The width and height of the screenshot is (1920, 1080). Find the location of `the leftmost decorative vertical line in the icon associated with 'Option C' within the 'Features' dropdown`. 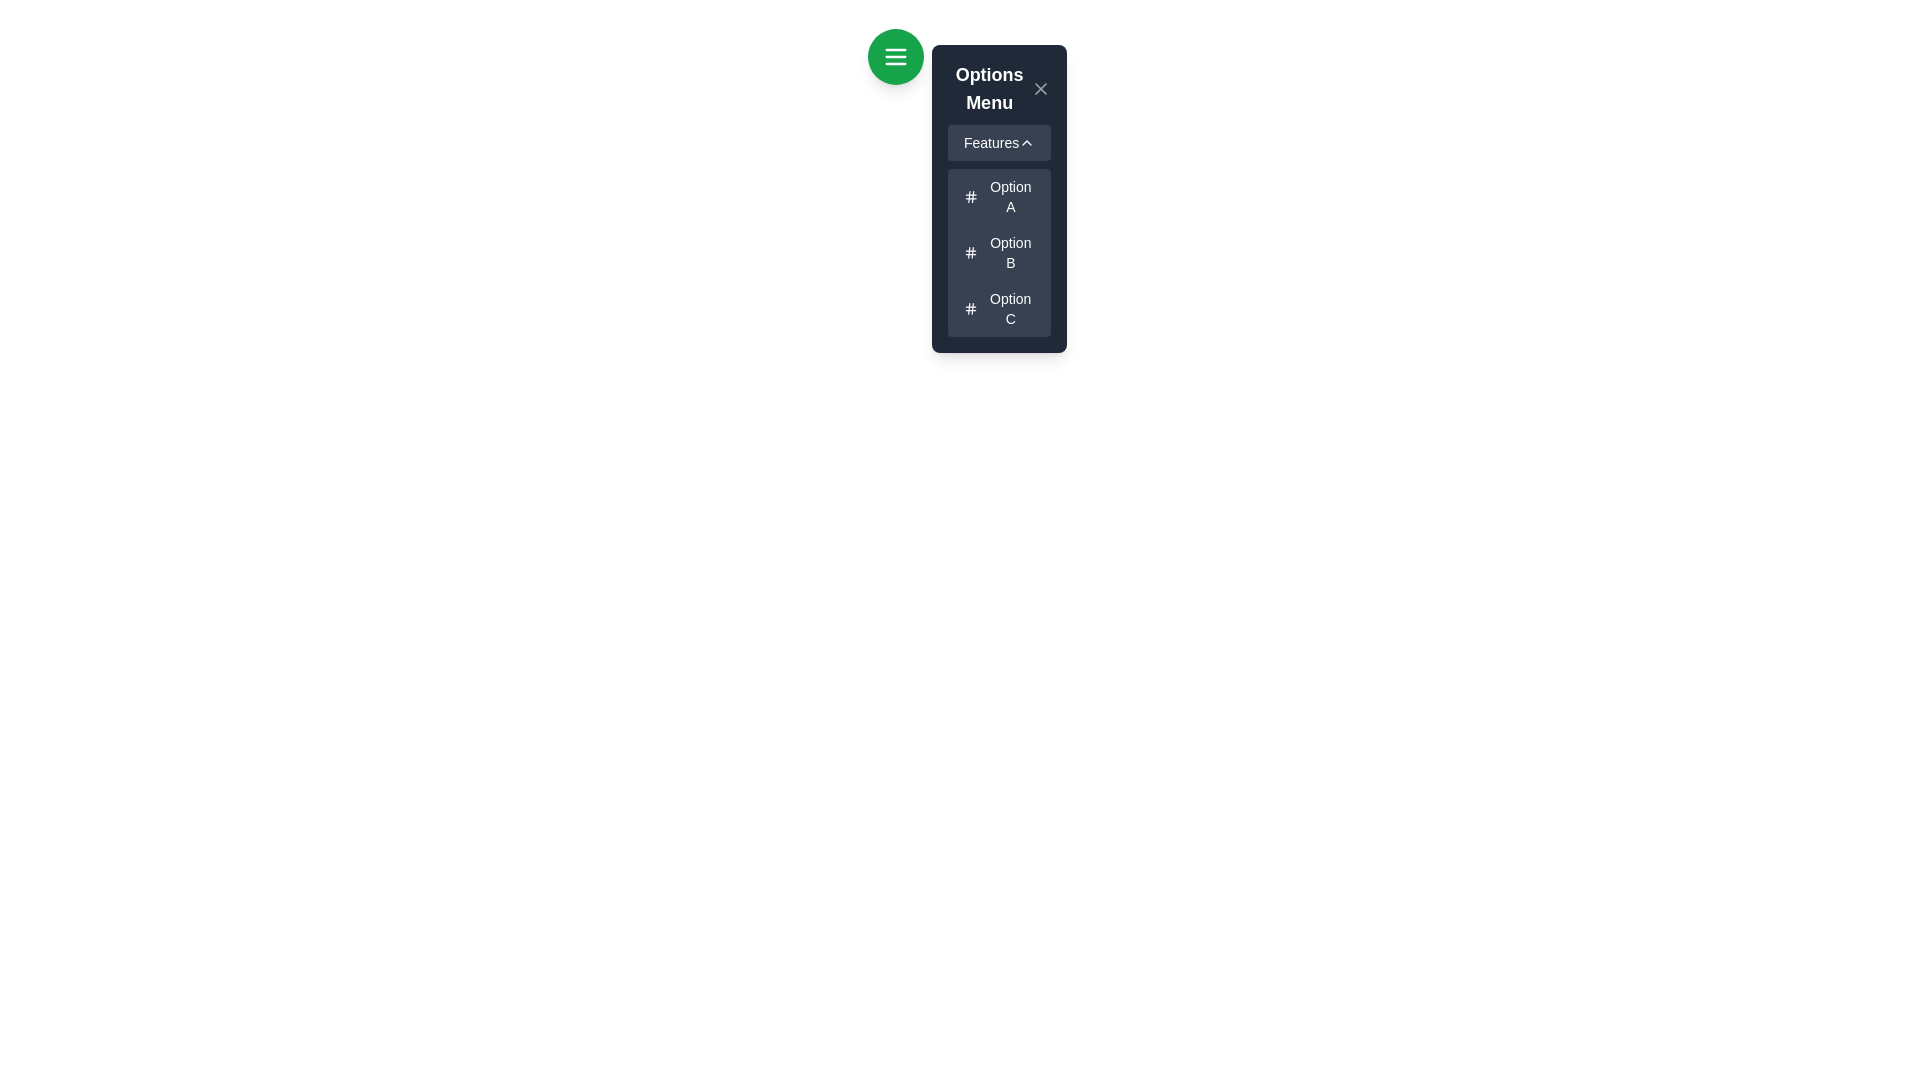

the leftmost decorative vertical line in the icon associated with 'Option C' within the 'Features' dropdown is located at coordinates (969, 308).